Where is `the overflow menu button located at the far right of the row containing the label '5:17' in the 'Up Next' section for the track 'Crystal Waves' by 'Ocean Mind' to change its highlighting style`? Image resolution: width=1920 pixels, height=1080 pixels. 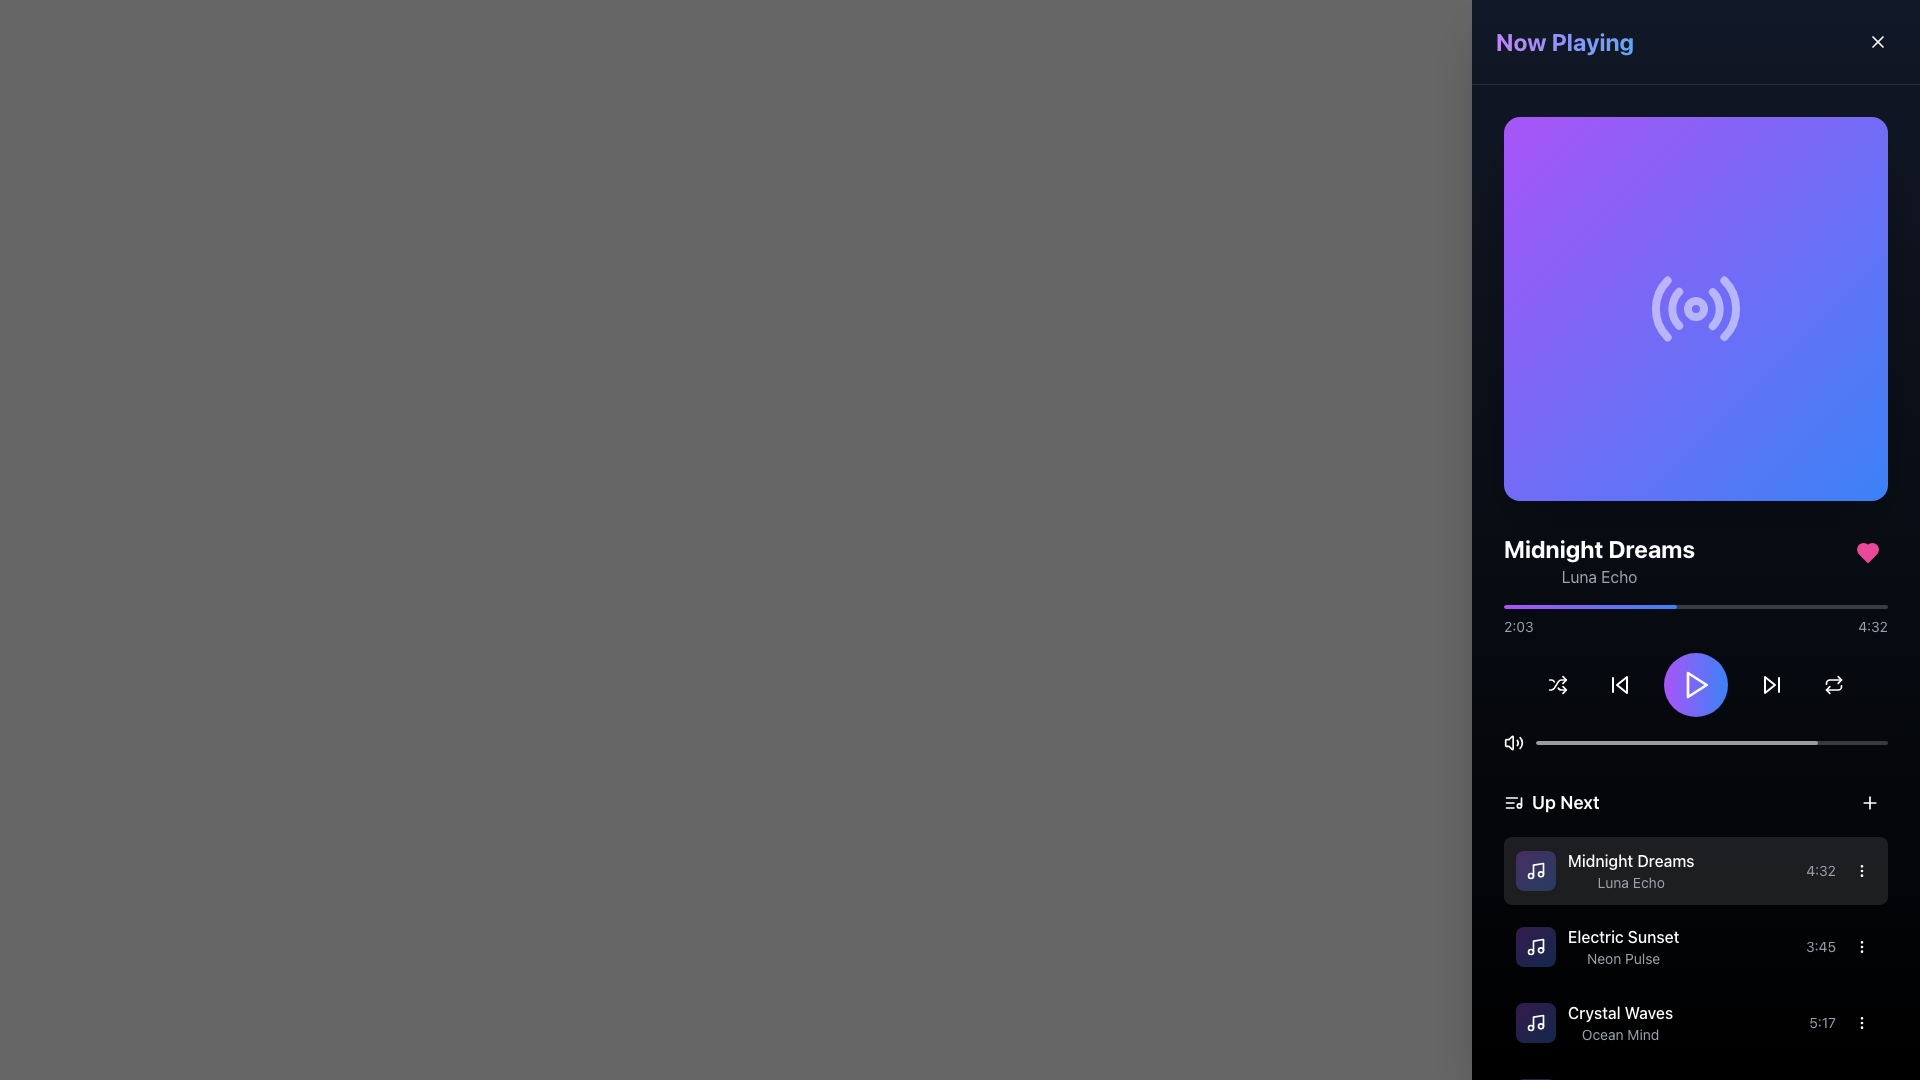 the overflow menu button located at the far right of the row containing the label '5:17' in the 'Up Next' section for the track 'Crystal Waves' by 'Ocean Mind' to change its highlighting style is located at coordinates (1861, 1022).